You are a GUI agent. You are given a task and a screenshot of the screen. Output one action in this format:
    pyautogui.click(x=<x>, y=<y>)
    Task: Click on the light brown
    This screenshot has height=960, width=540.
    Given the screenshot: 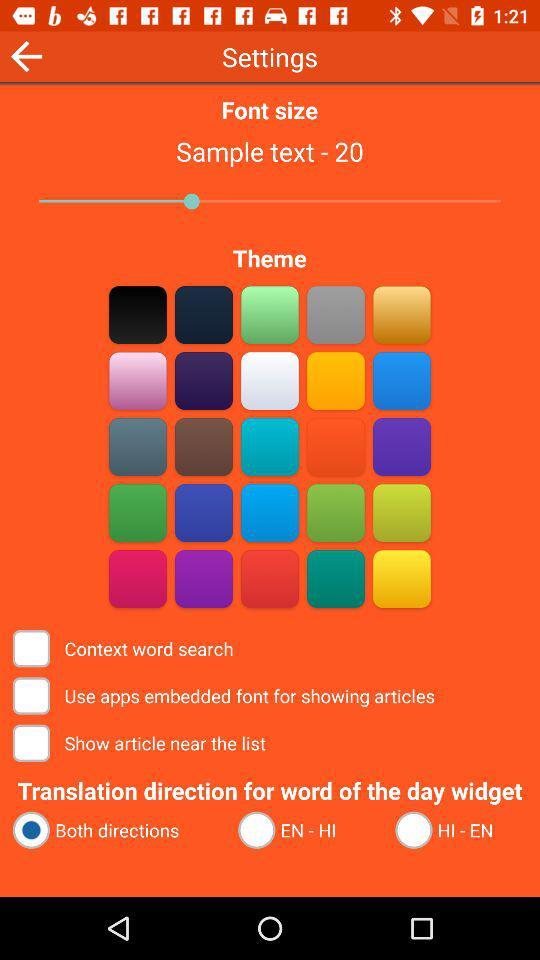 What is the action you would take?
    pyautogui.click(x=203, y=380)
    